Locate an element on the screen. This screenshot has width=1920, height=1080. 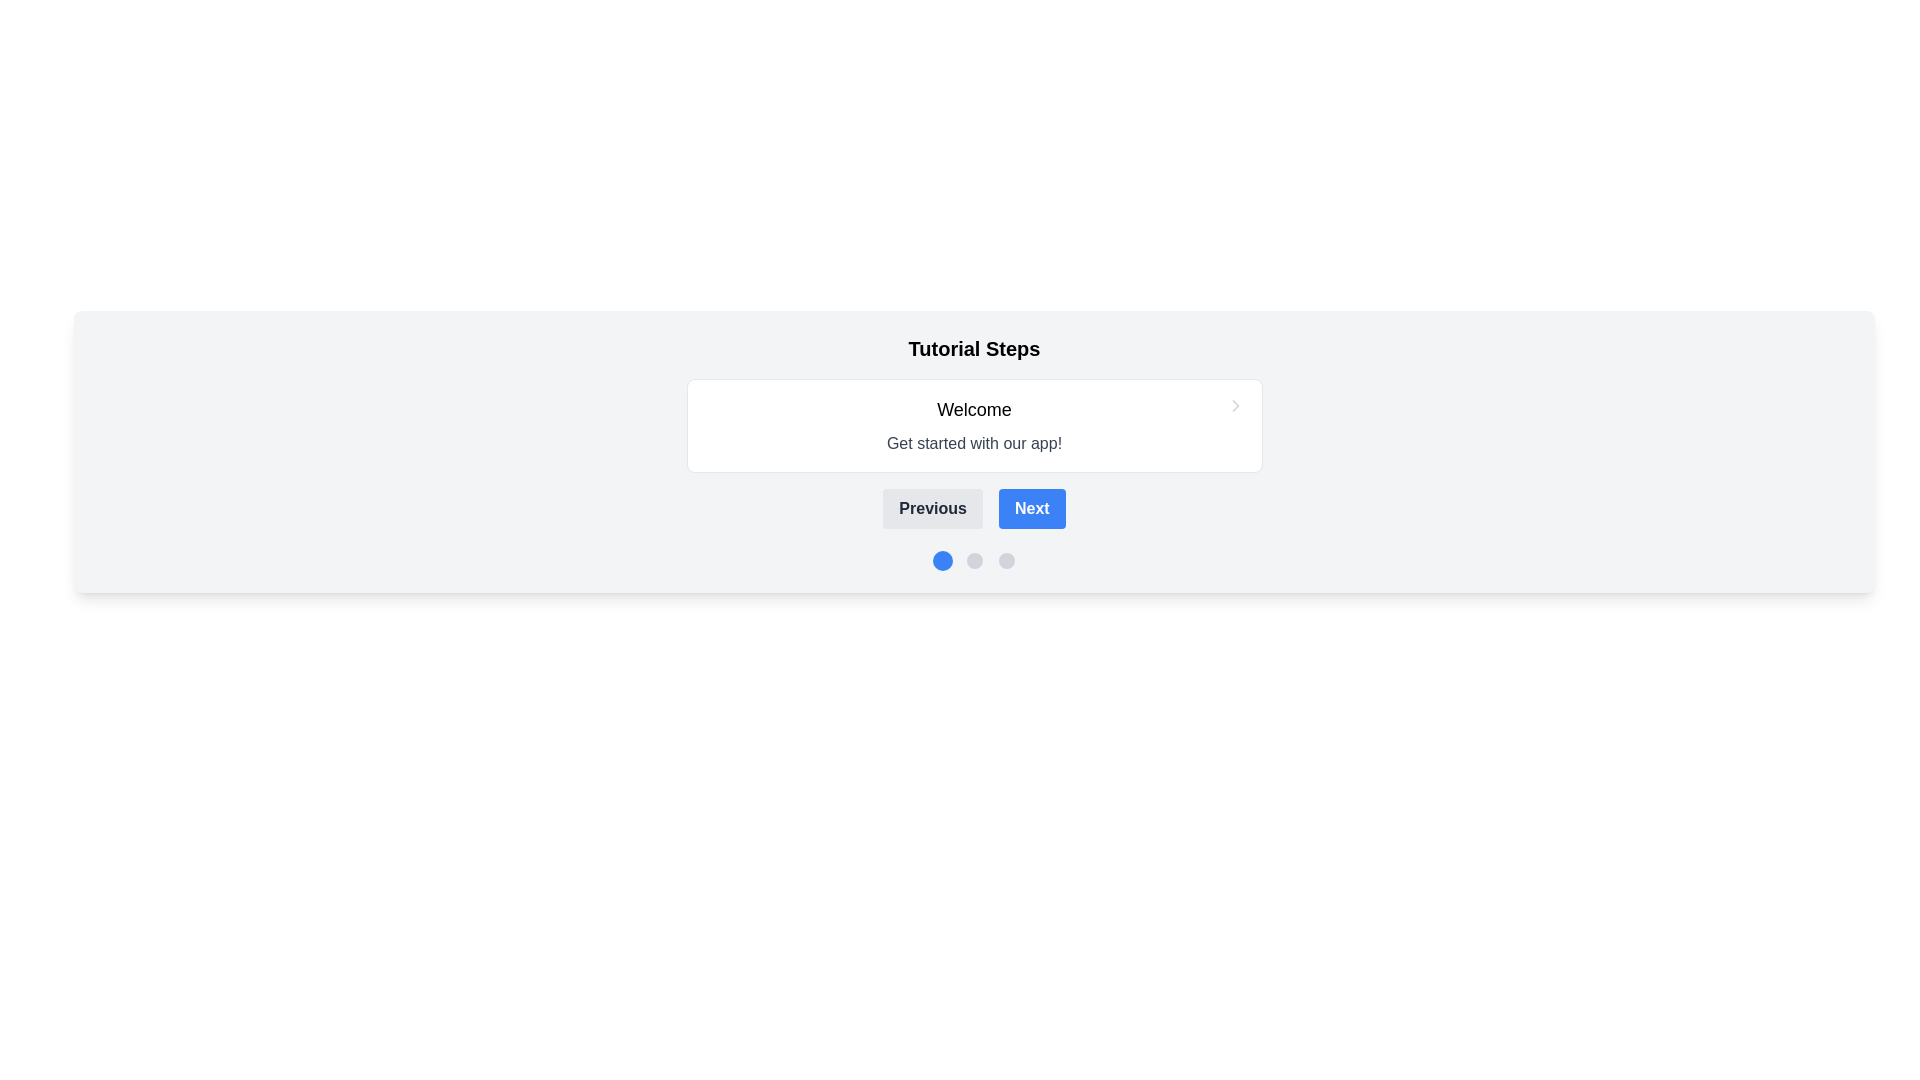
the small circular blue button located at the bottom of the interface, which is the leftmost among three sibling buttons is located at coordinates (941, 560).